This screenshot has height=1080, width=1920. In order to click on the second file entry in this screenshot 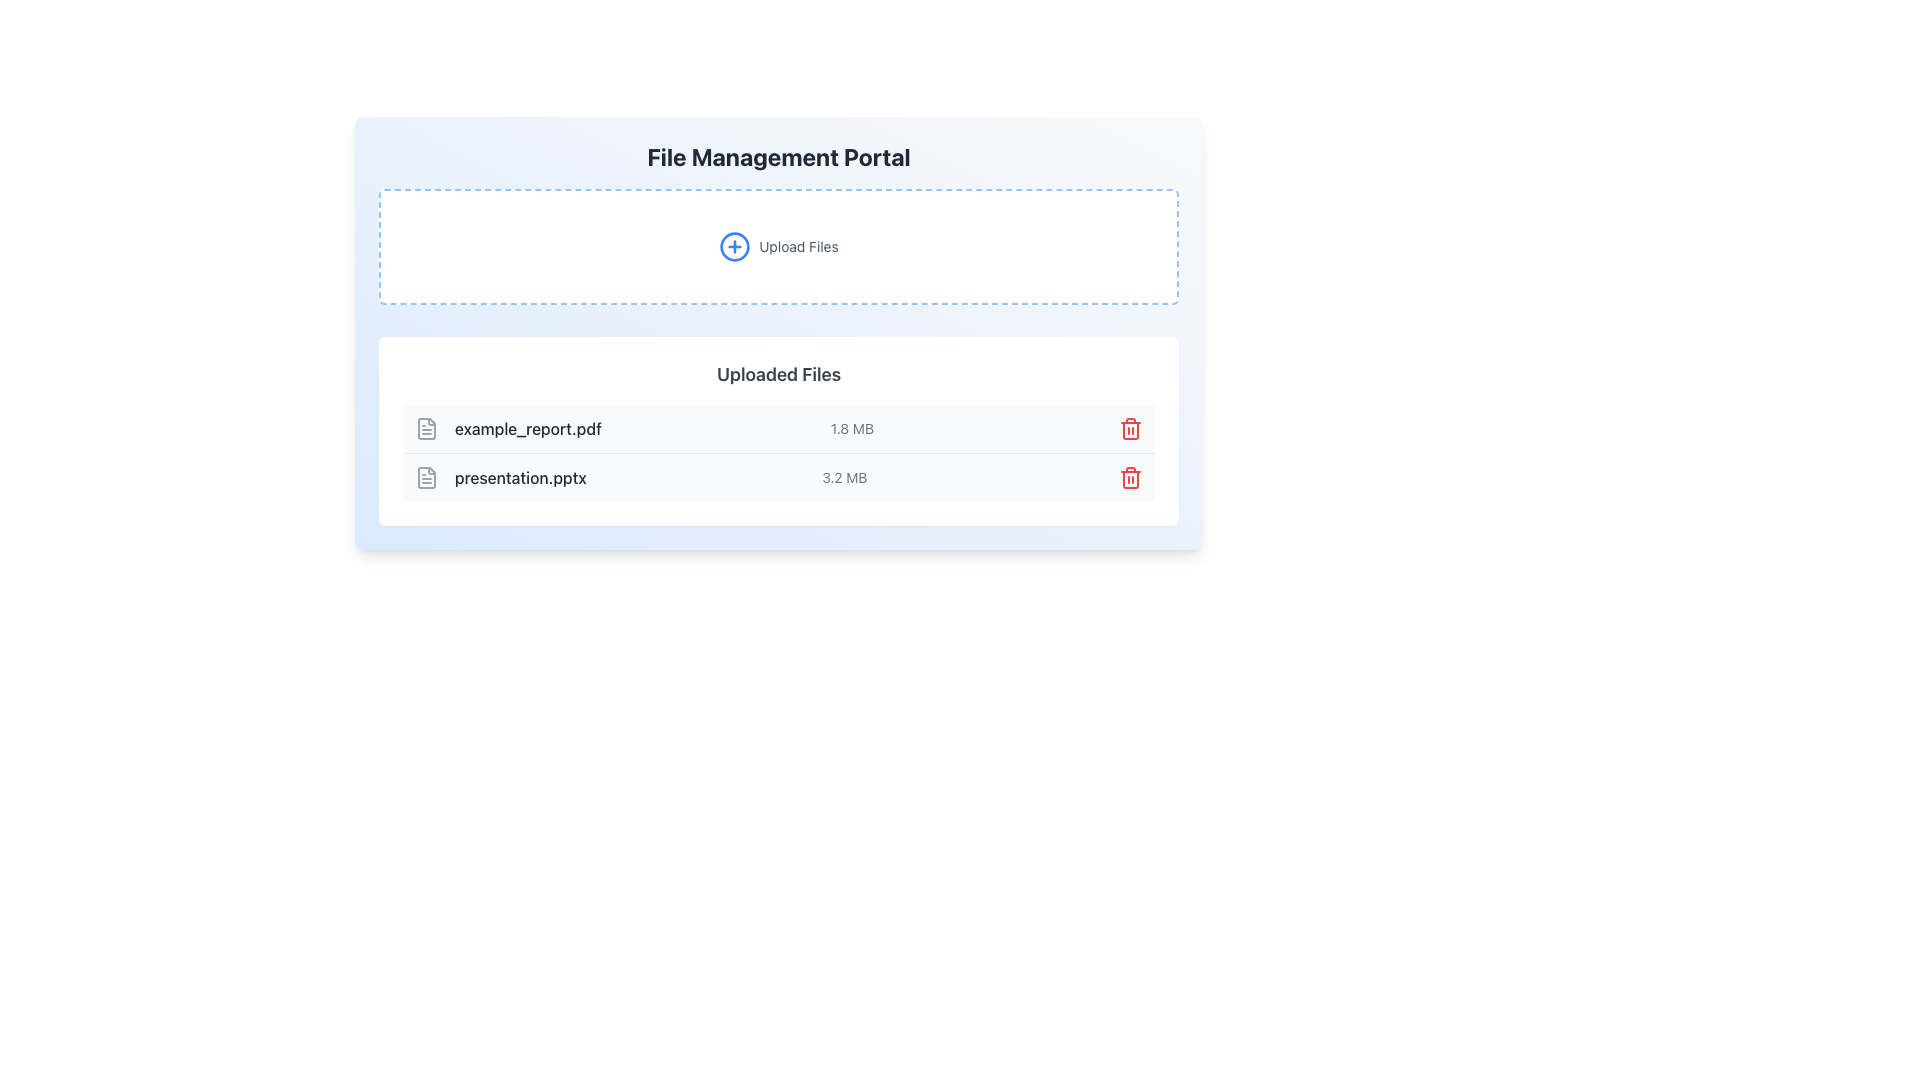, I will do `click(777, 478)`.